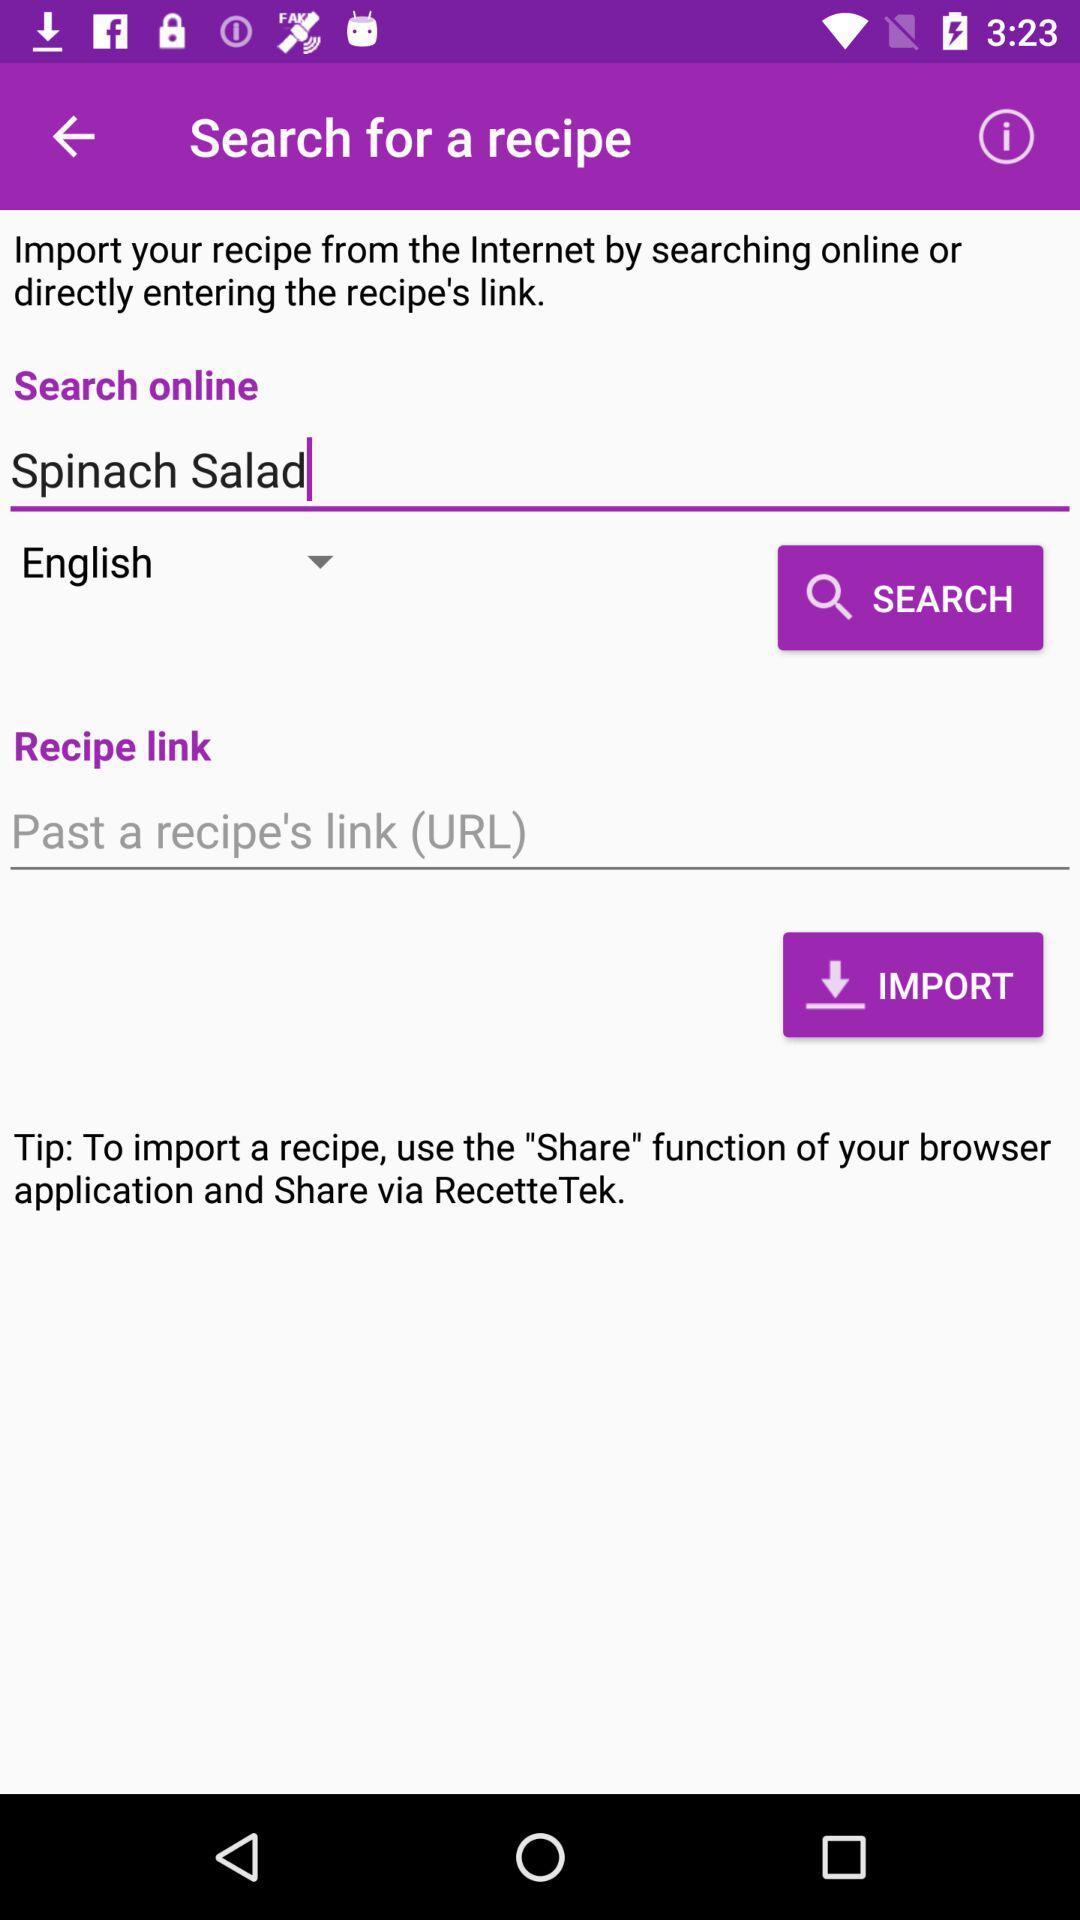 This screenshot has width=1080, height=1920. I want to click on spinach salad, so click(540, 469).